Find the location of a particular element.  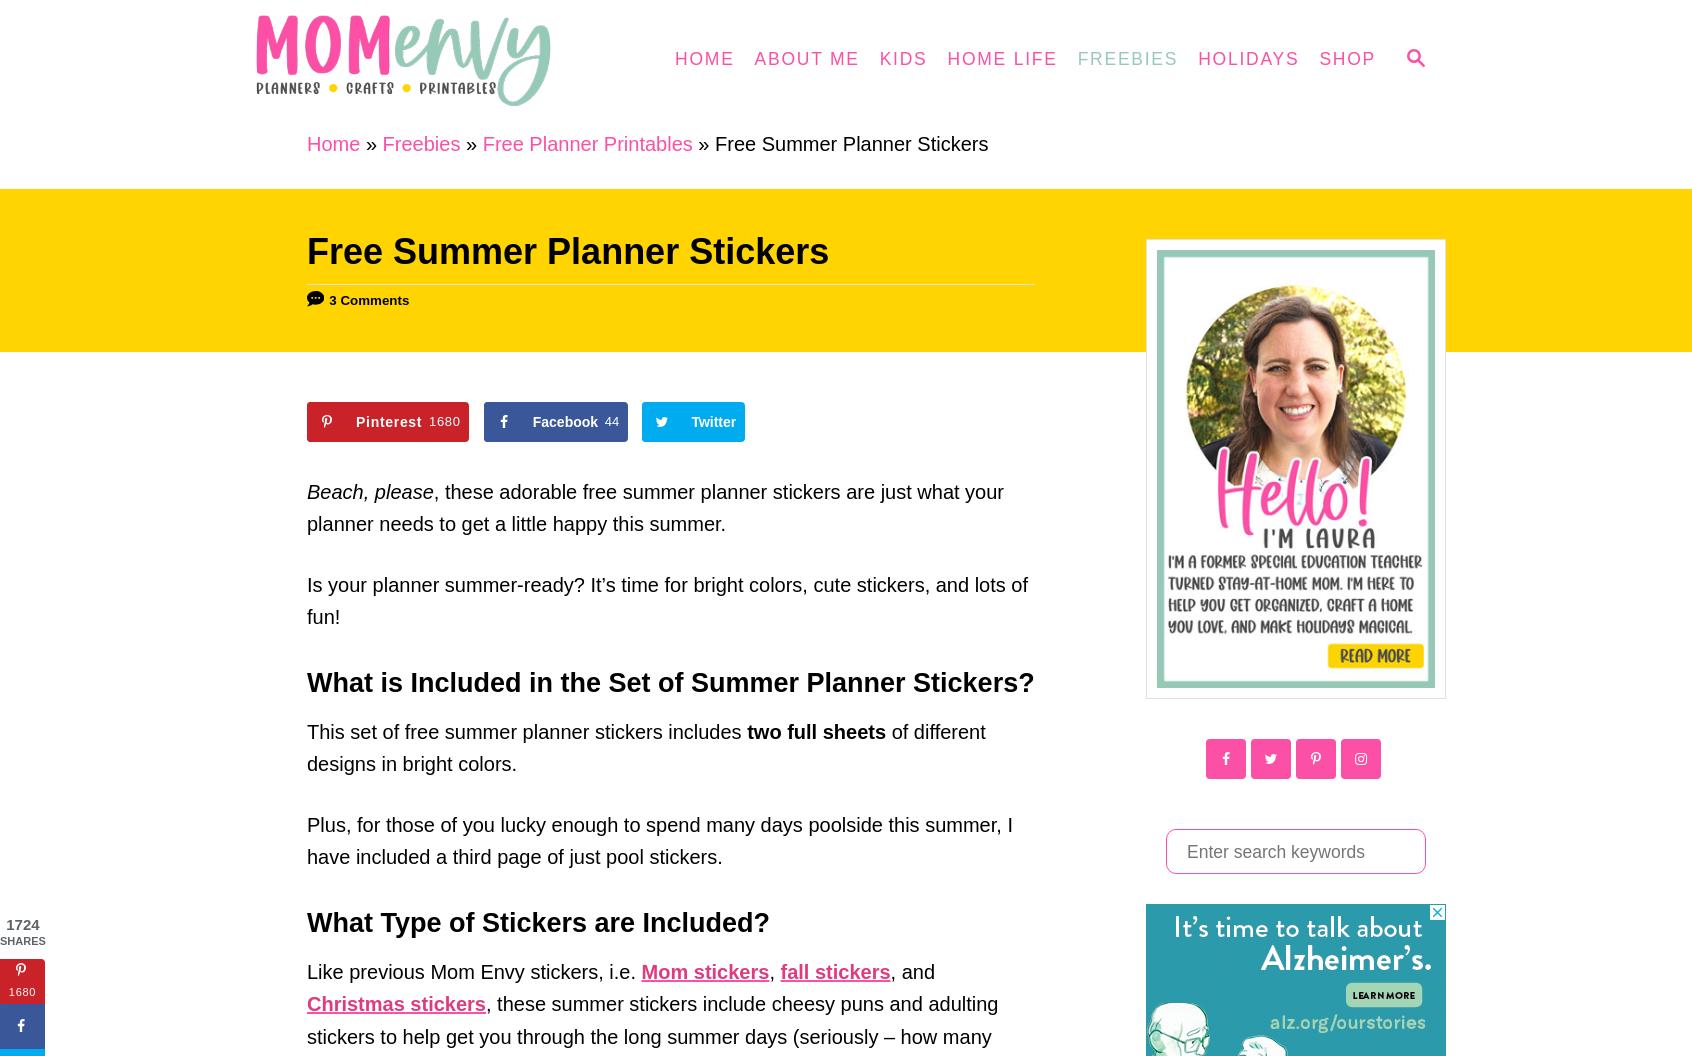

'Contact Laura' is located at coordinates (643, 108).